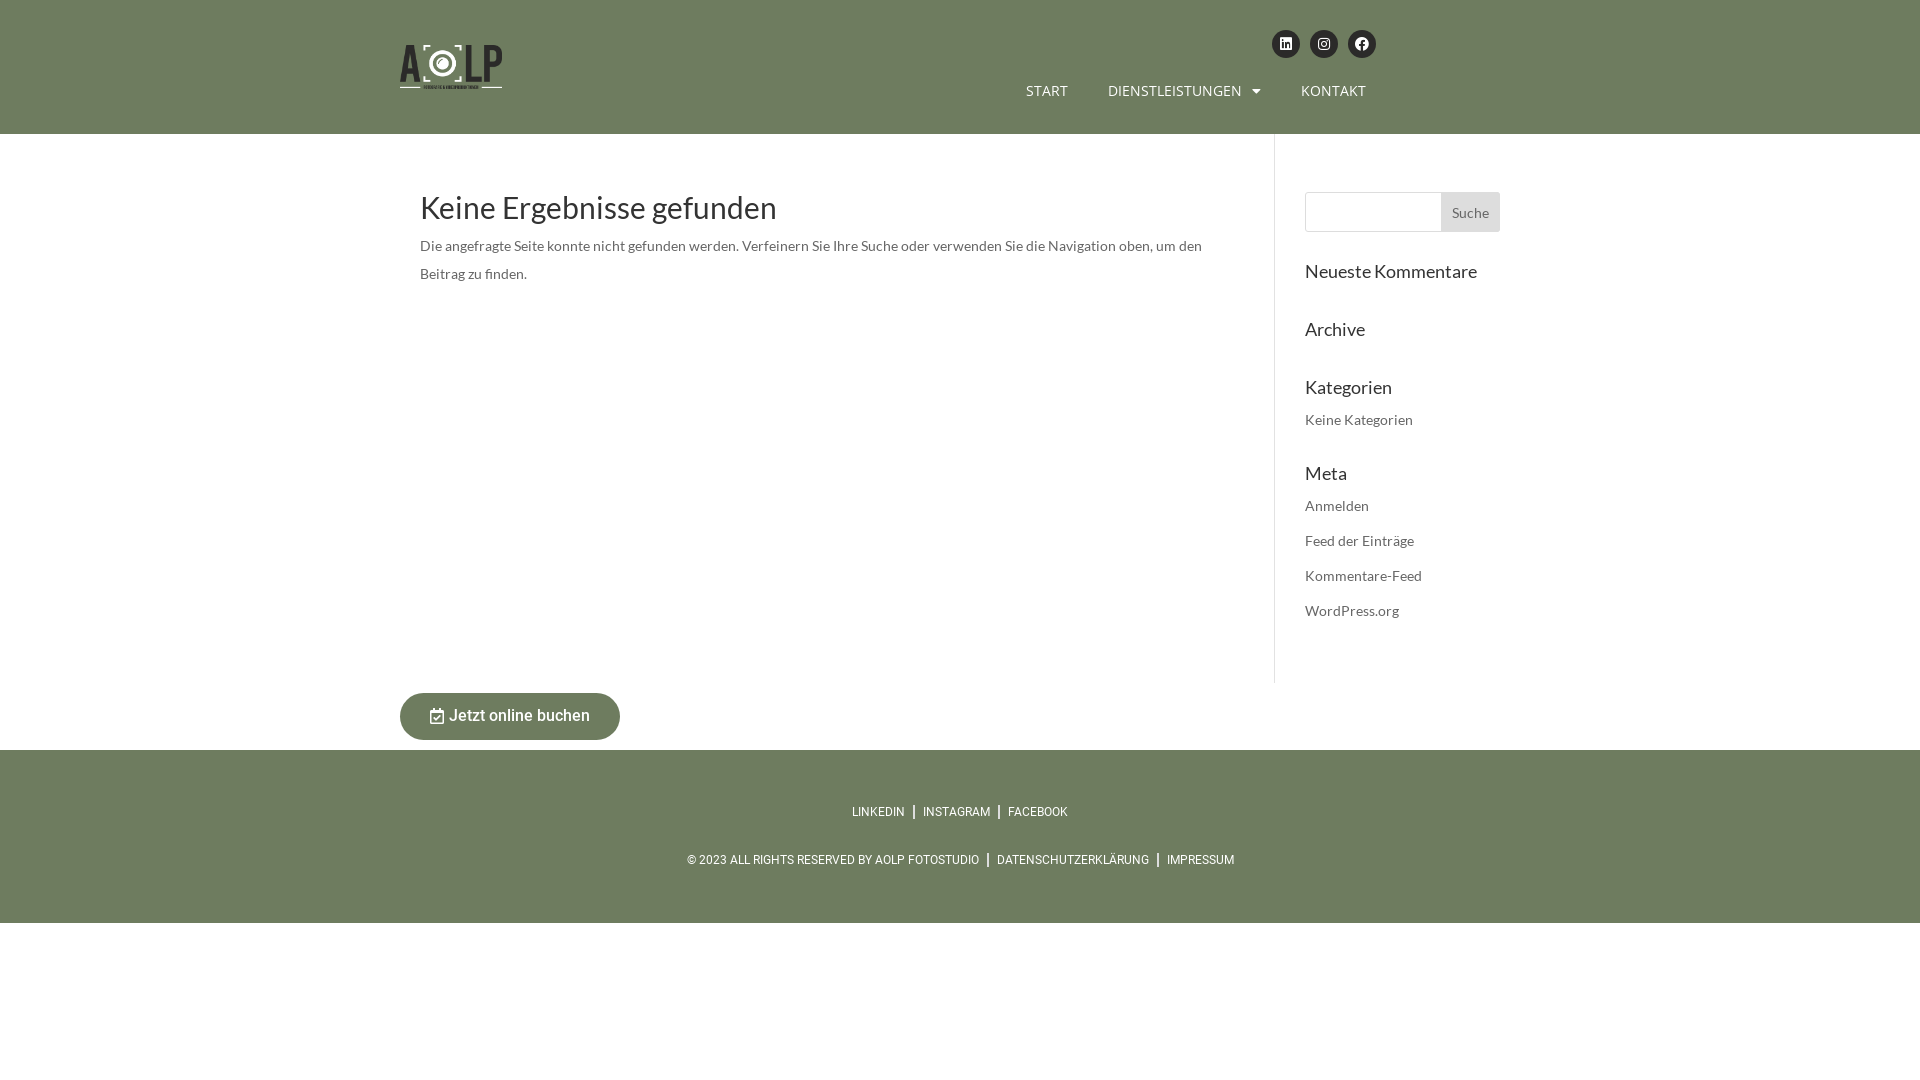 This screenshot has height=1080, width=1920. Describe the element at coordinates (1037, 812) in the screenshot. I see `'FACEBOOK'` at that location.